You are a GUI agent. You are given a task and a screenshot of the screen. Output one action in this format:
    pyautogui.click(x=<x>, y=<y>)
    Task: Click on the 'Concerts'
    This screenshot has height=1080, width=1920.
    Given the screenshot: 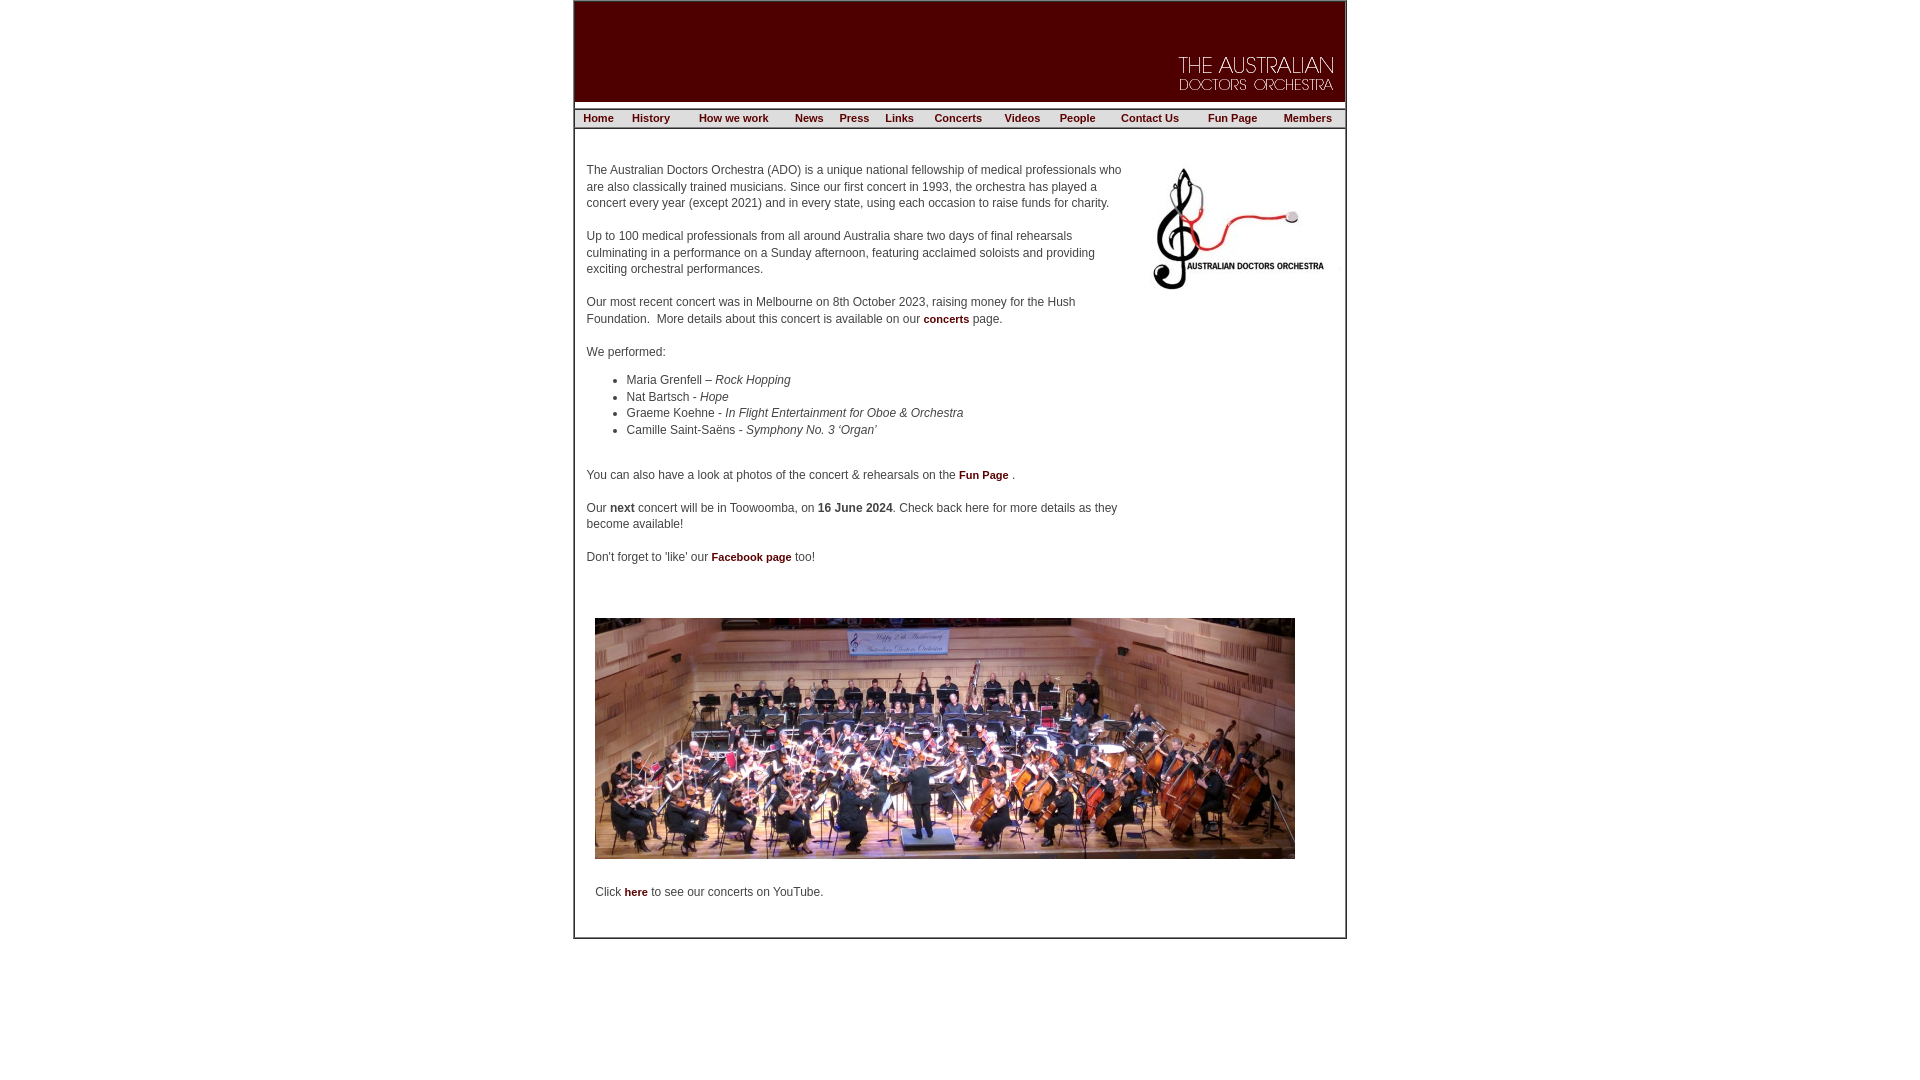 What is the action you would take?
    pyautogui.click(x=957, y=118)
    